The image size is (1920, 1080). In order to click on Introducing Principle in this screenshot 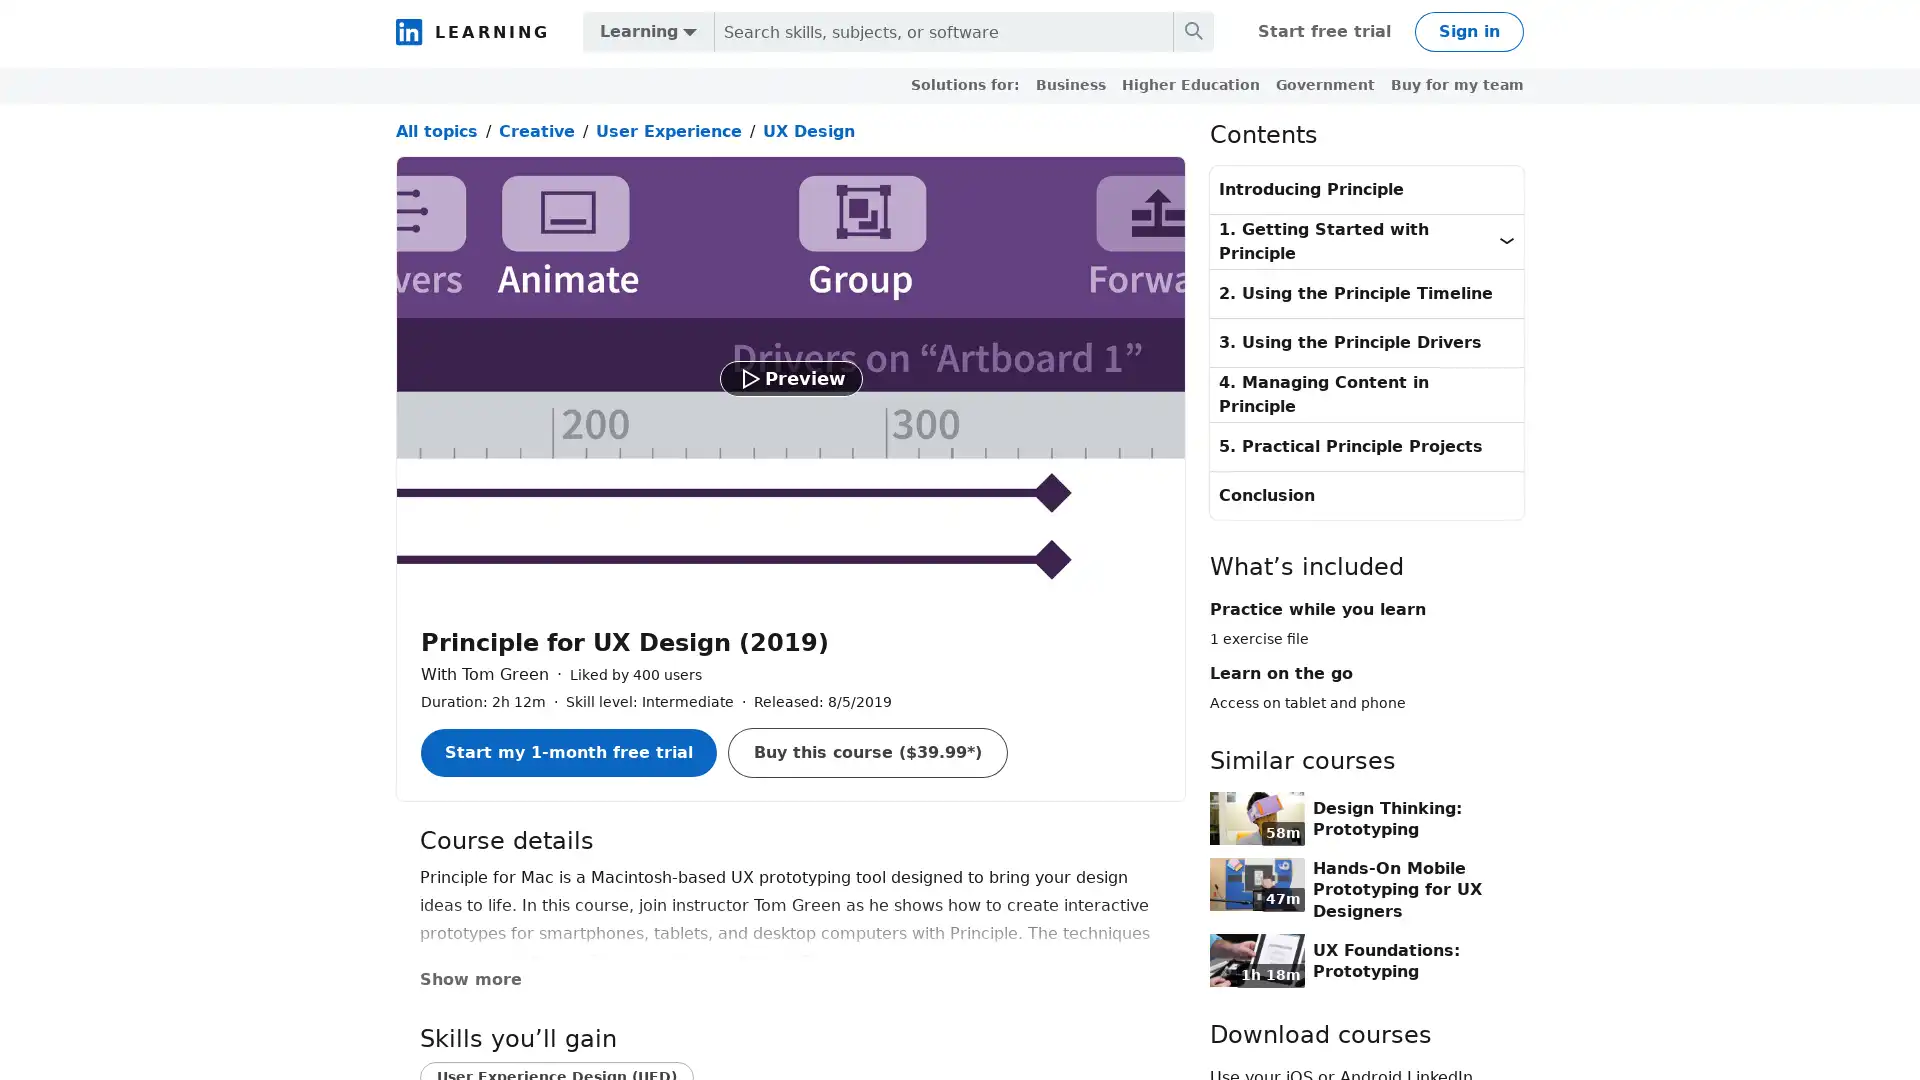, I will do `click(1366, 189)`.